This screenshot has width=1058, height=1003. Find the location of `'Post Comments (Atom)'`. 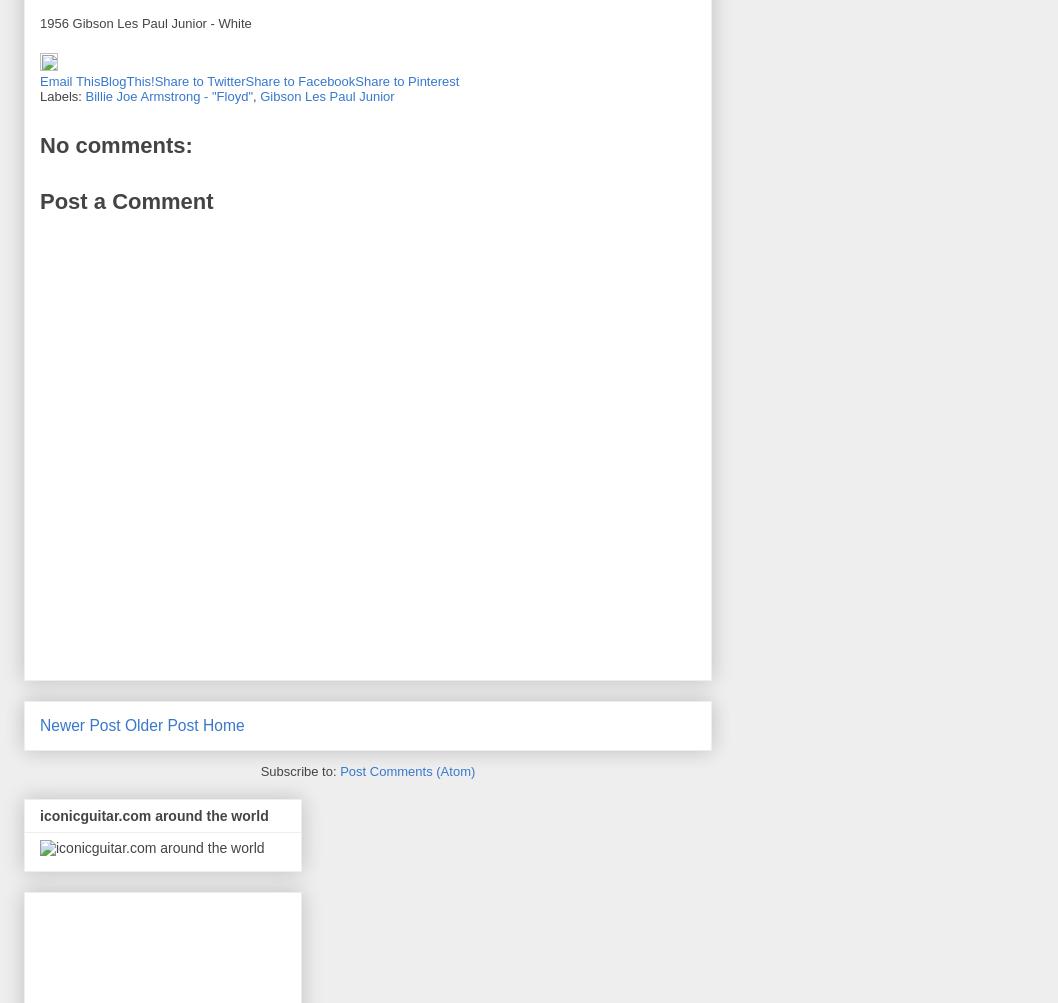

'Post Comments (Atom)' is located at coordinates (407, 769).